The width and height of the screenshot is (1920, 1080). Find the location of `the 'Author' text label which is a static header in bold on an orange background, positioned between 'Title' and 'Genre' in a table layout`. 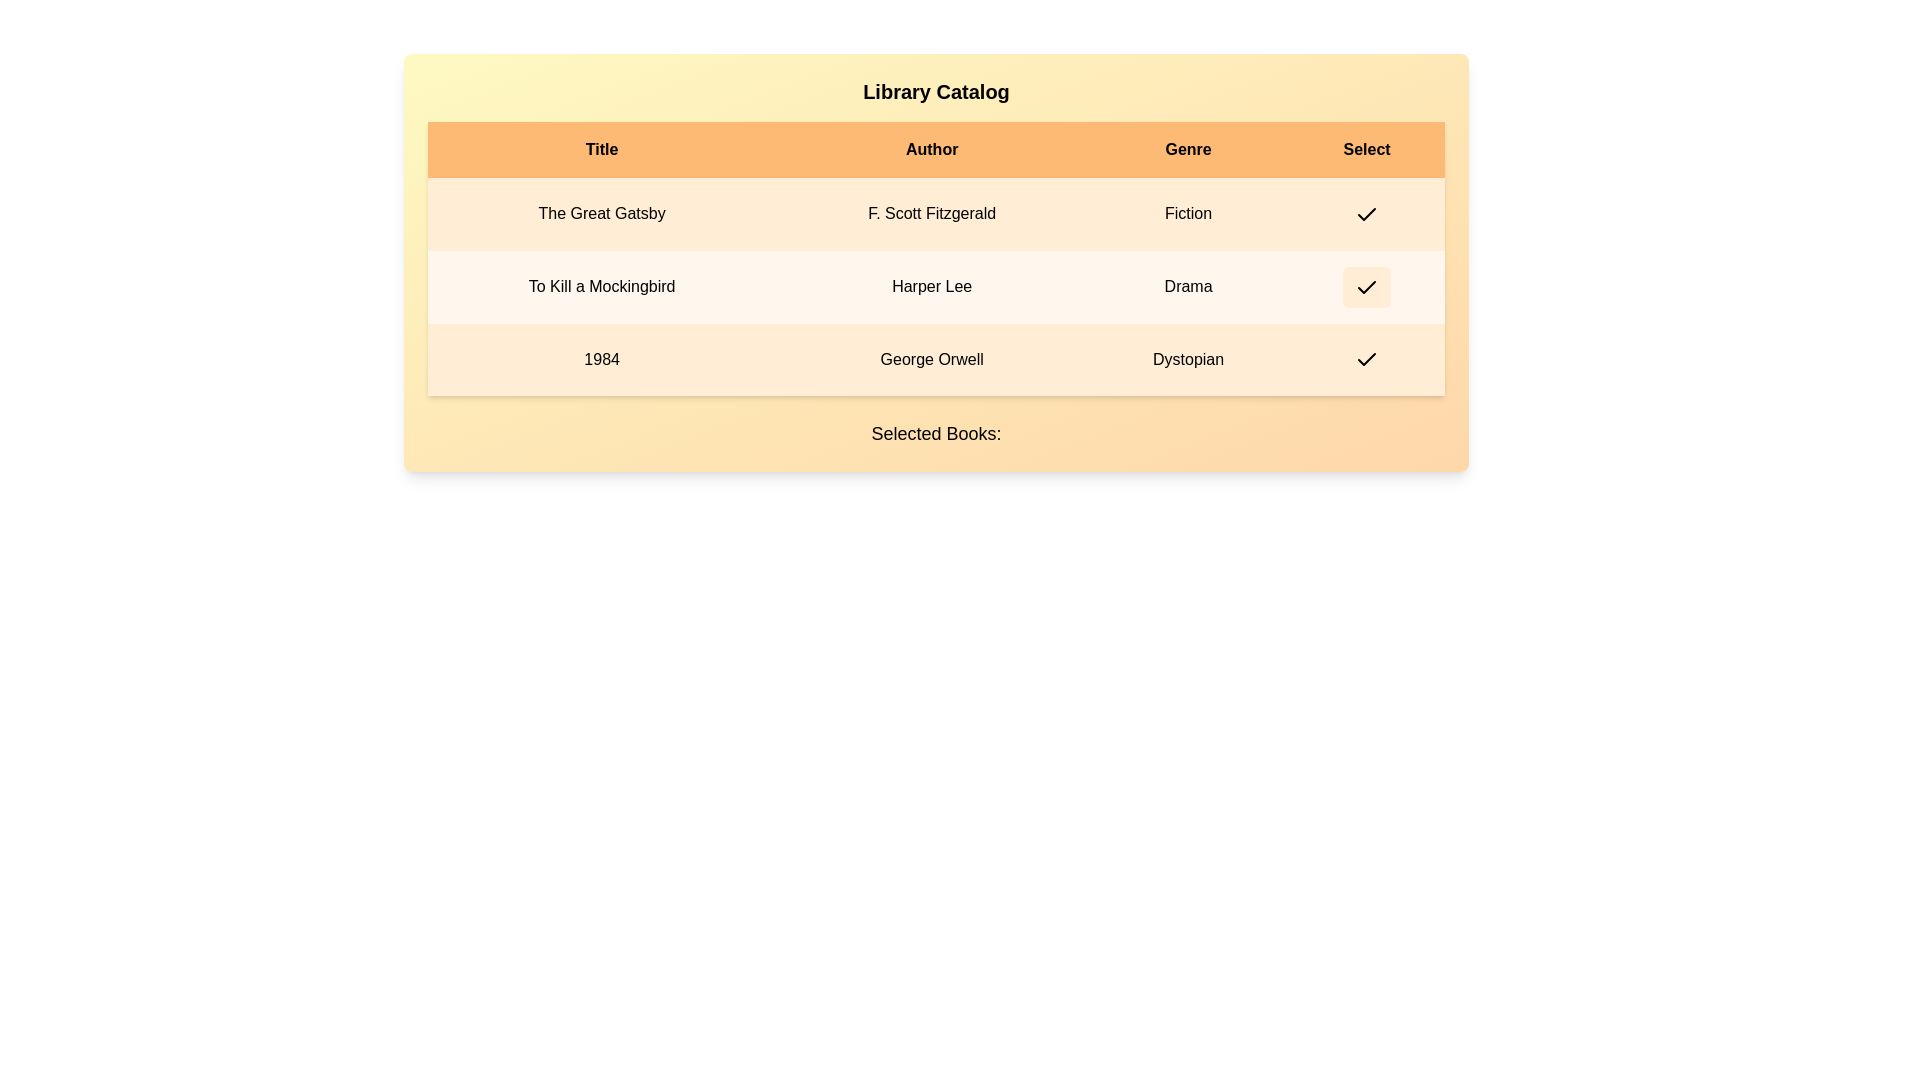

the 'Author' text label which is a static header in bold on an orange background, positioned between 'Title' and 'Genre' in a table layout is located at coordinates (931, 149).